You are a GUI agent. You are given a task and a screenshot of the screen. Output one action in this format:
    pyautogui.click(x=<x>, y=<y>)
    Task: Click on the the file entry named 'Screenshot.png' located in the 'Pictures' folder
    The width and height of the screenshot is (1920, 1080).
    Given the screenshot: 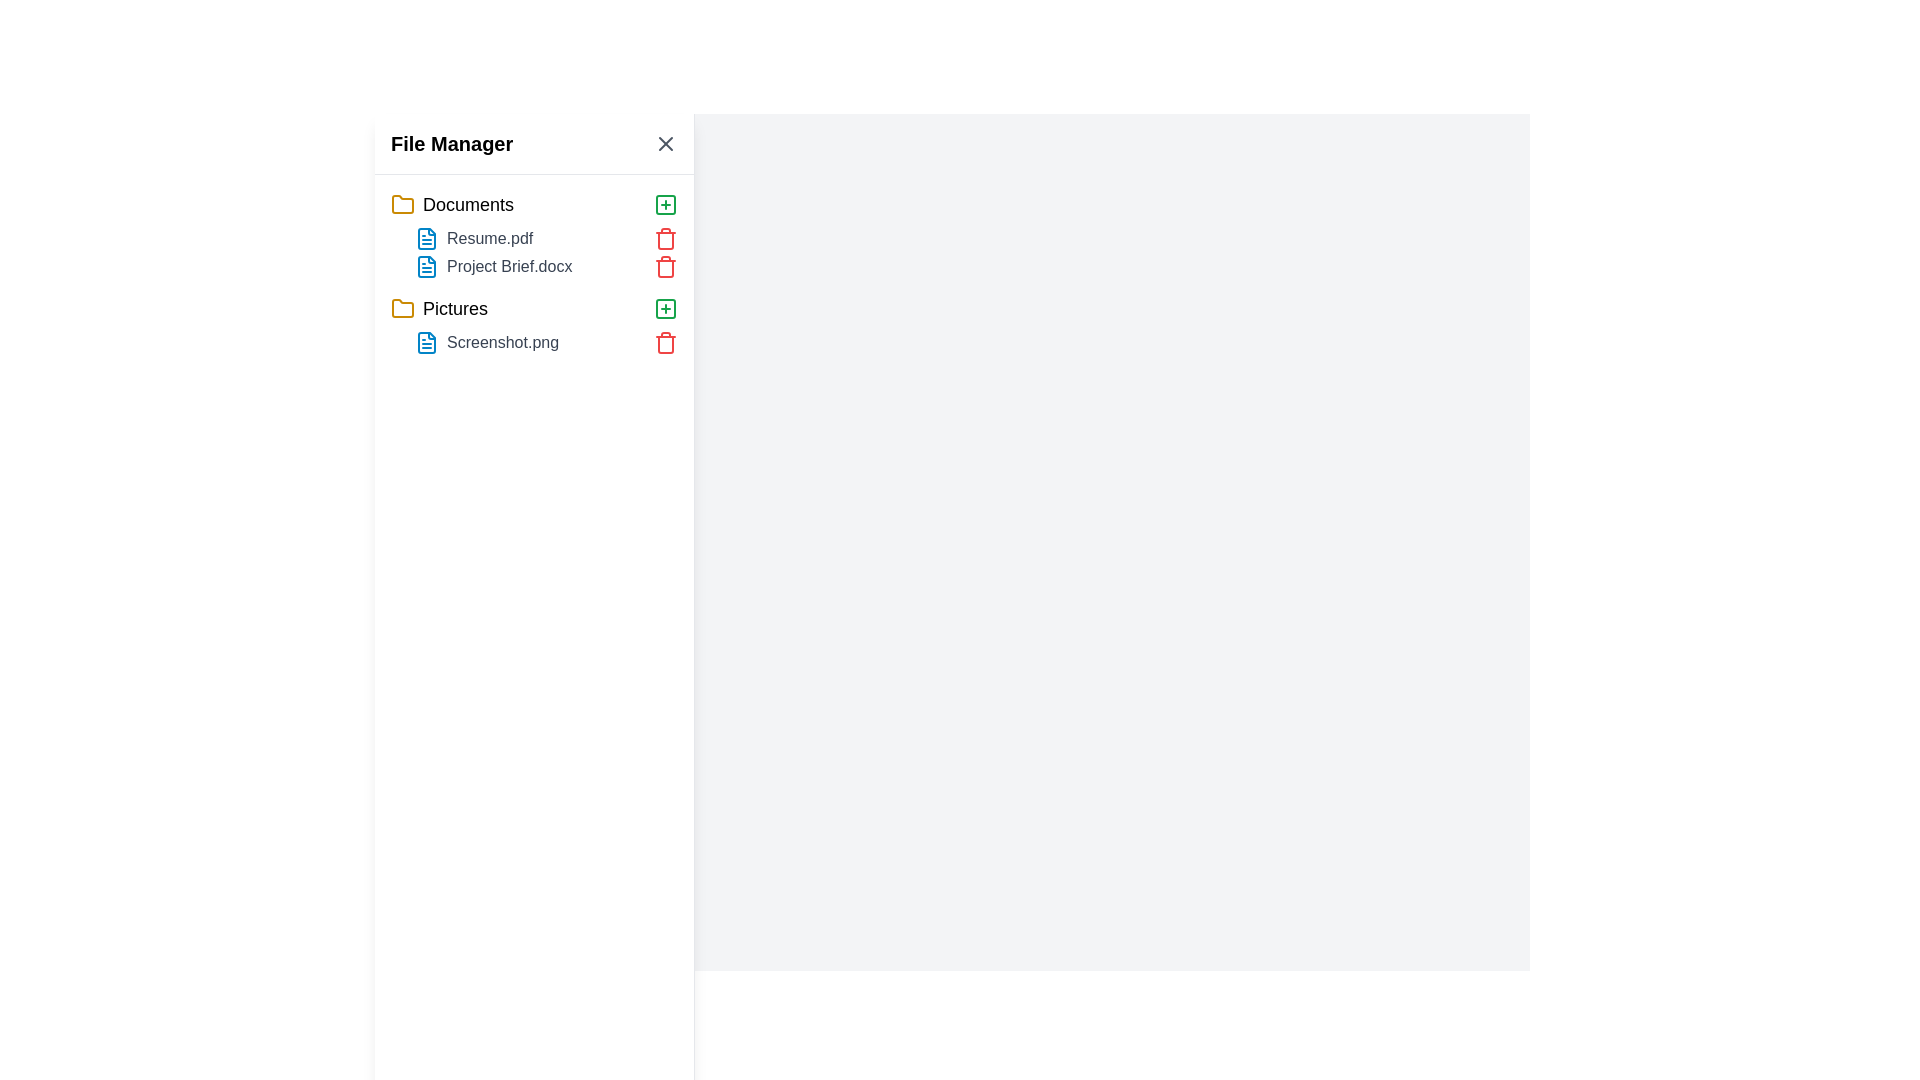 What is the action you would take?
    pyautogui.click(x=534, y=323)
    